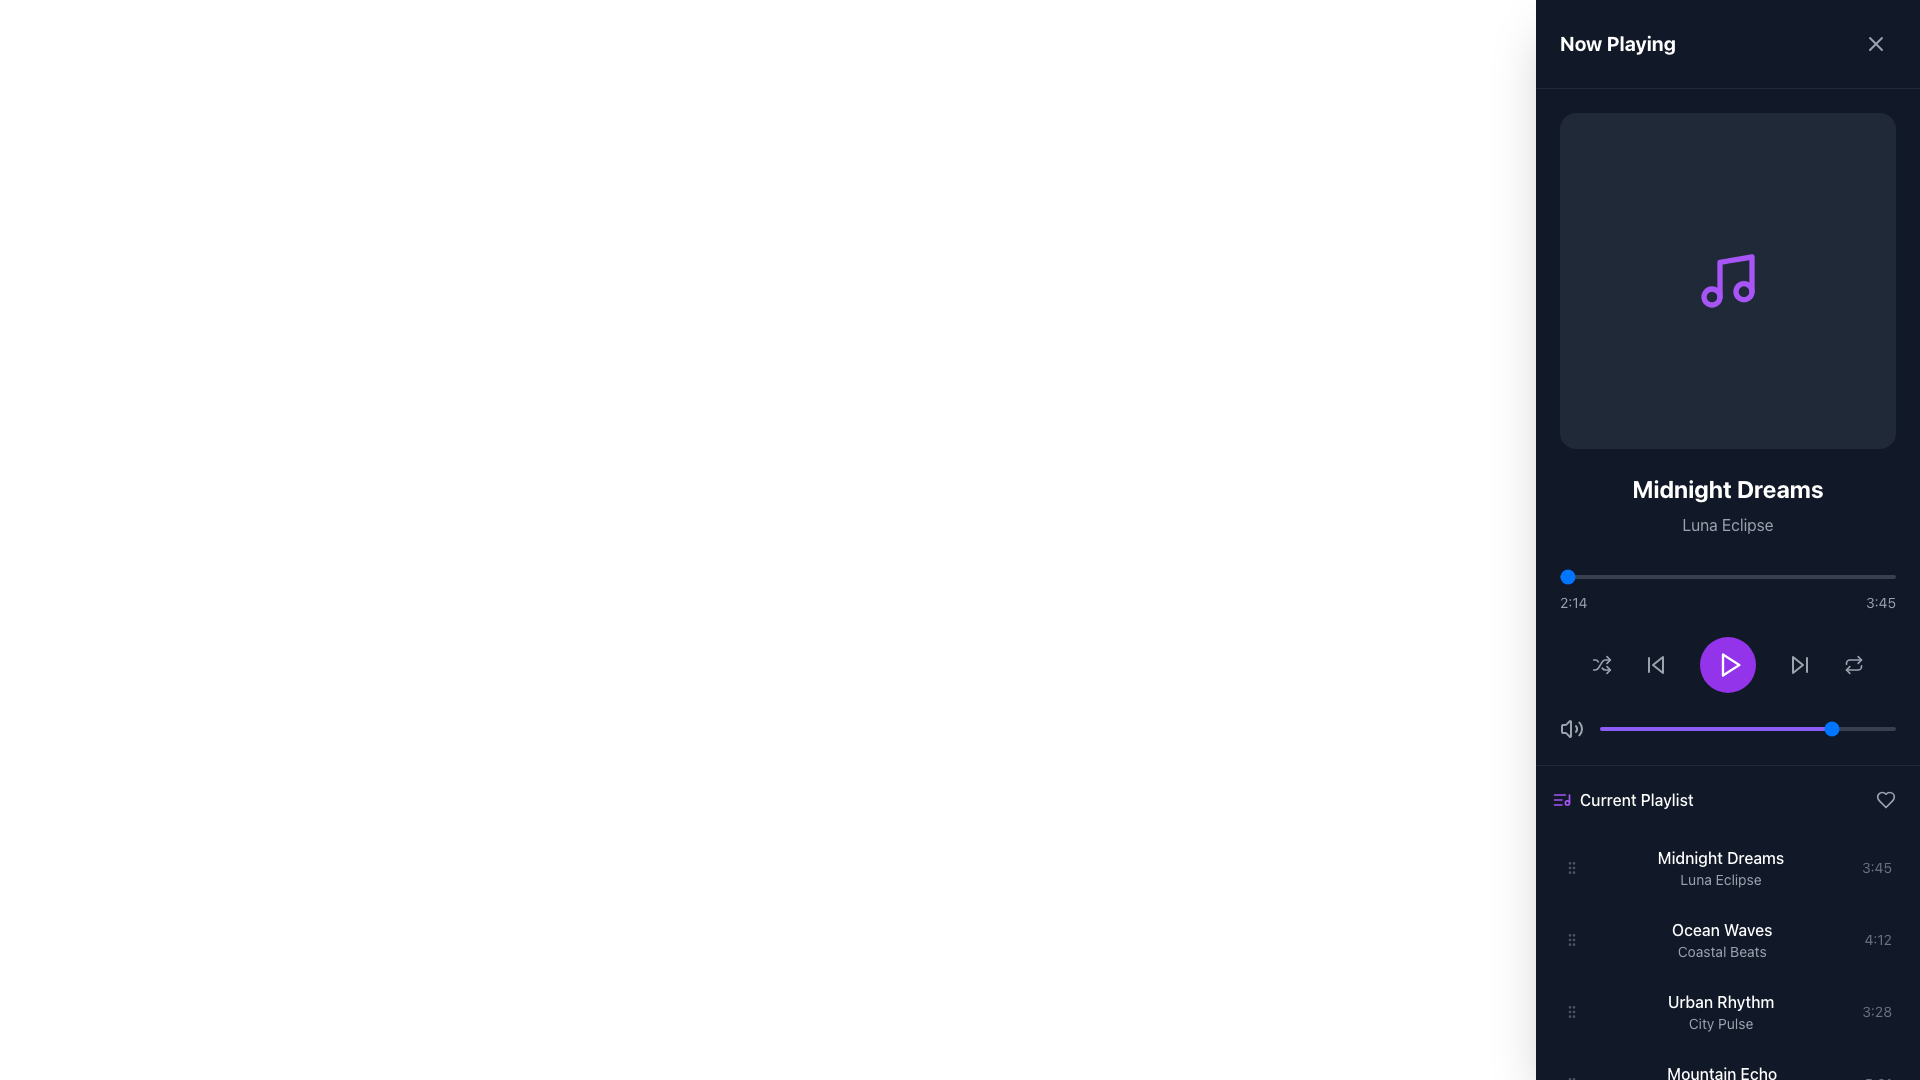  Describe the element at coordinates (1703, 577) in the screenshot. I see `the playback progress` at that location.